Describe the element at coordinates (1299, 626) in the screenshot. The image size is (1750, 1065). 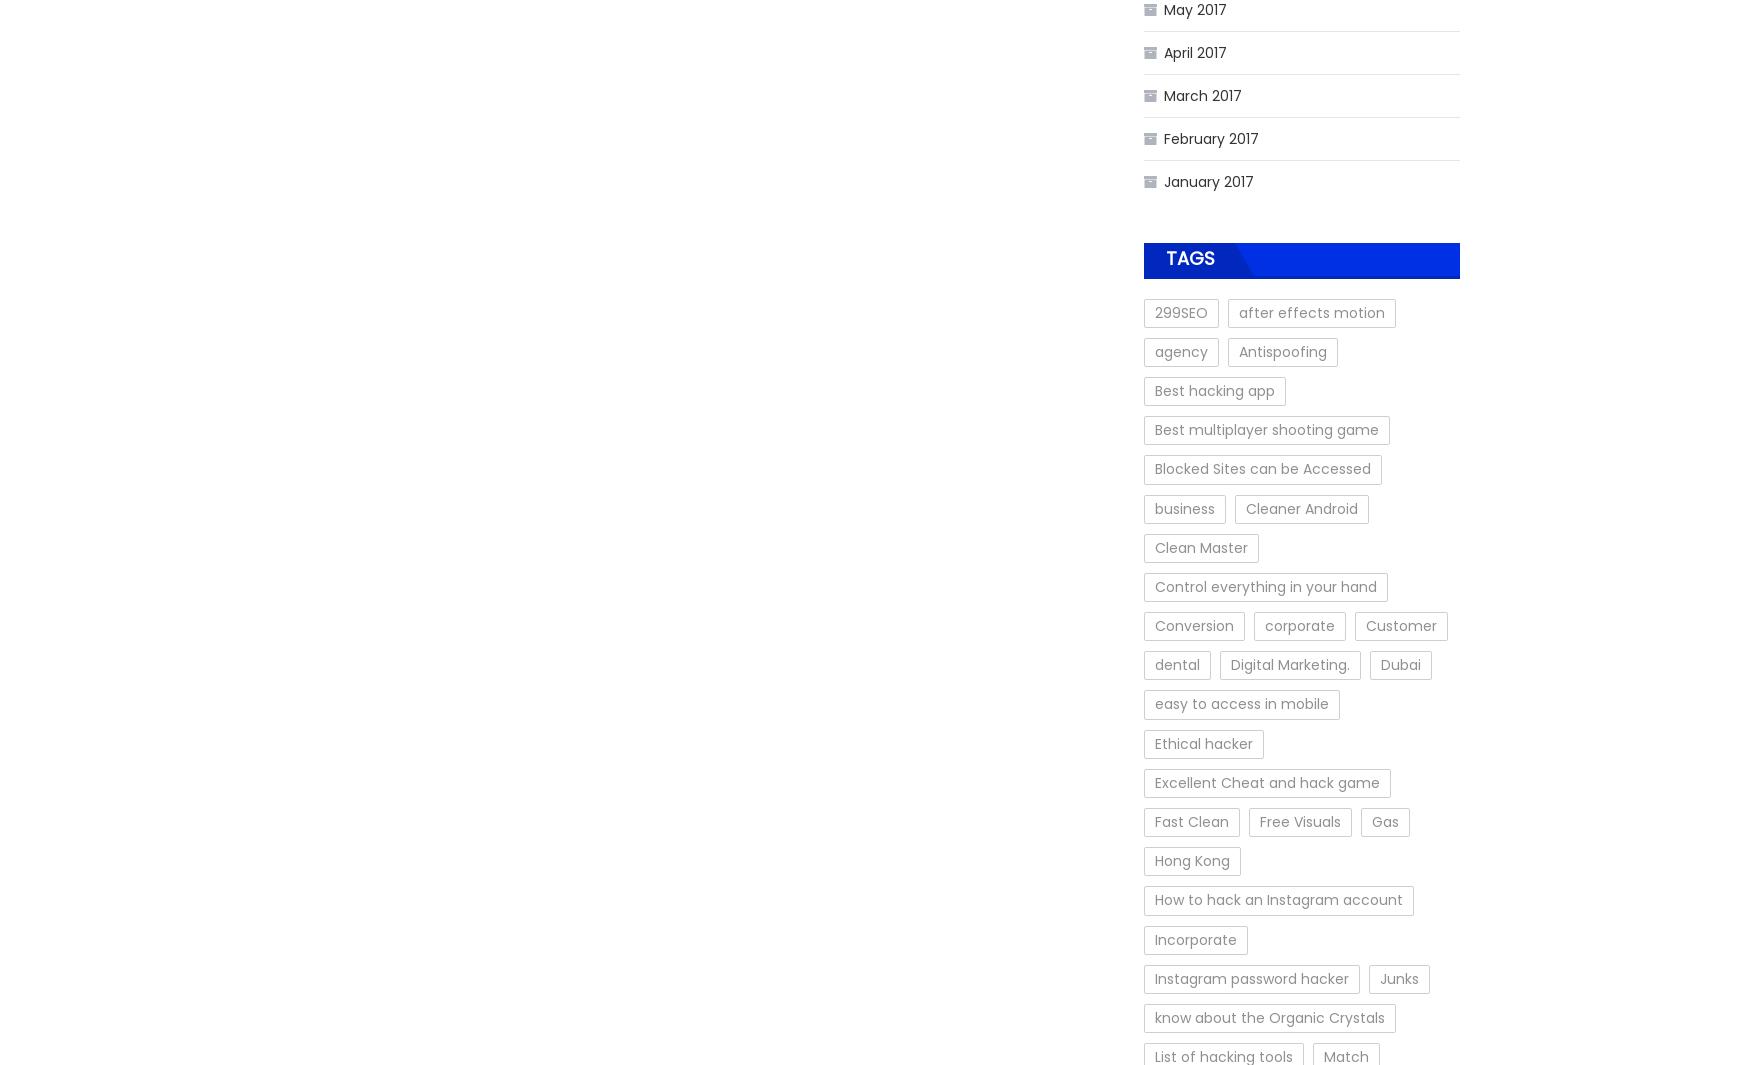
I see `'corporate'` at that location.